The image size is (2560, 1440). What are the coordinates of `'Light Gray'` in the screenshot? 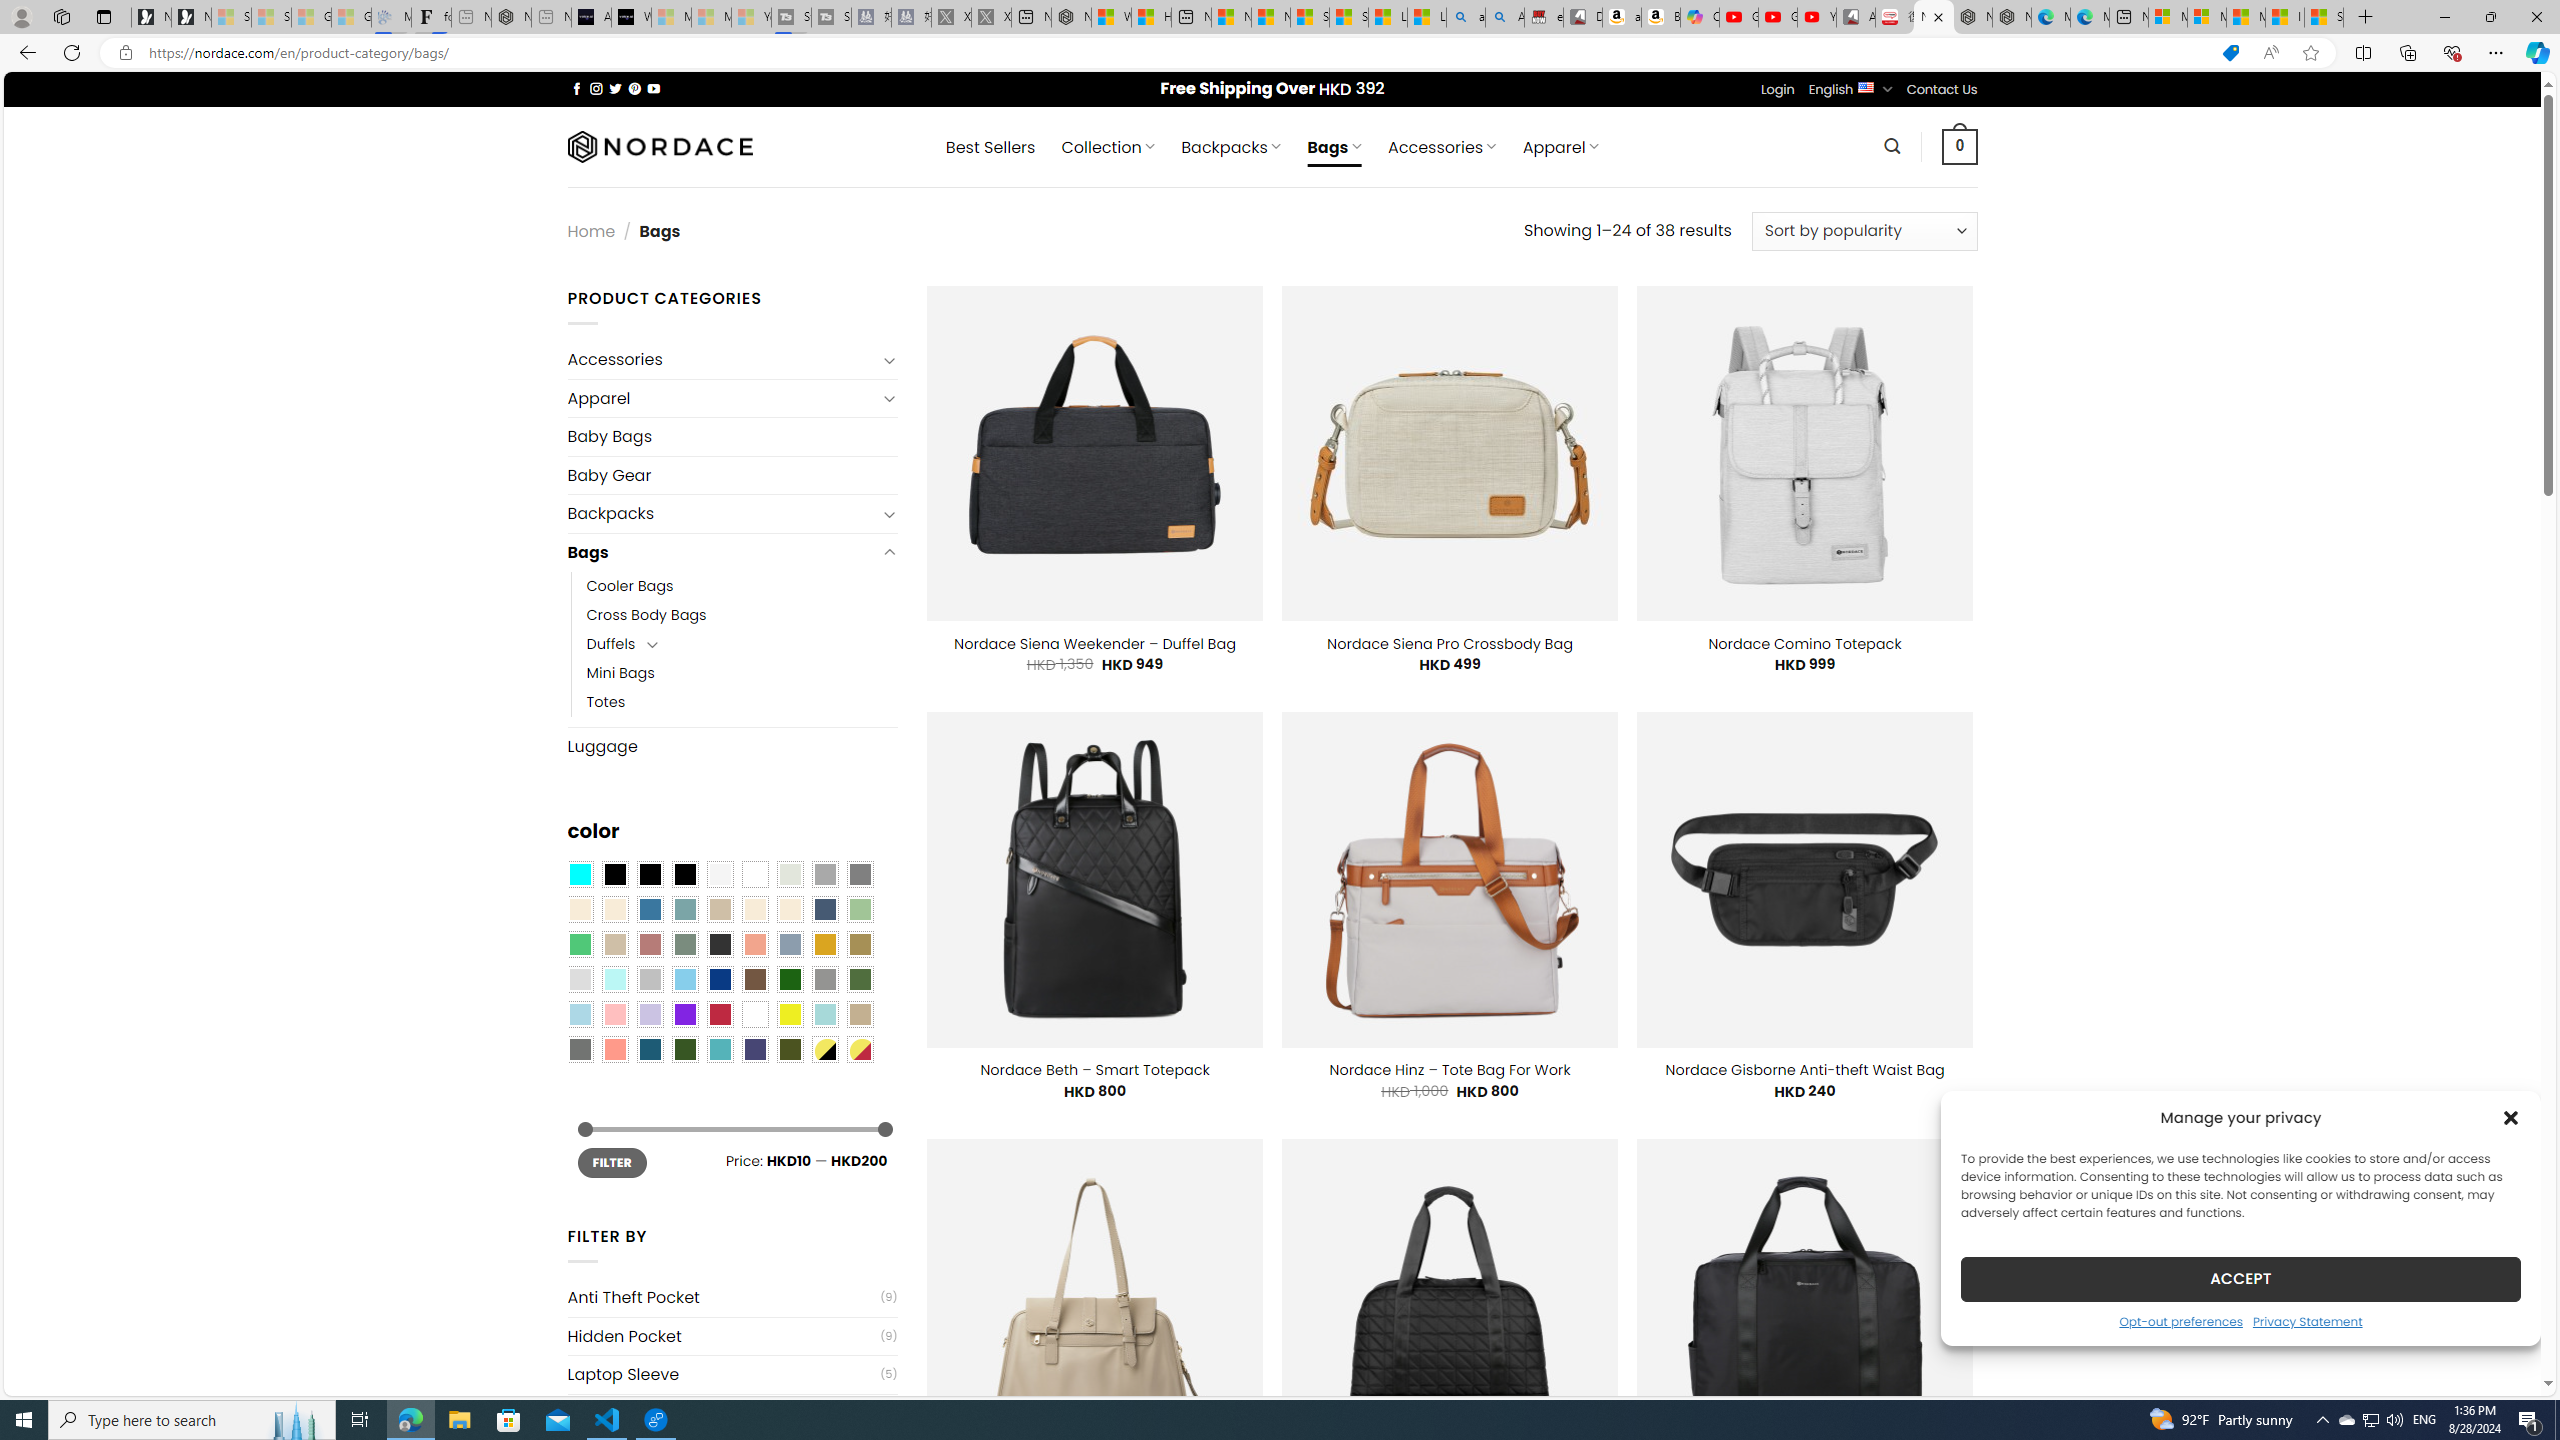 It's located at (578, 980).